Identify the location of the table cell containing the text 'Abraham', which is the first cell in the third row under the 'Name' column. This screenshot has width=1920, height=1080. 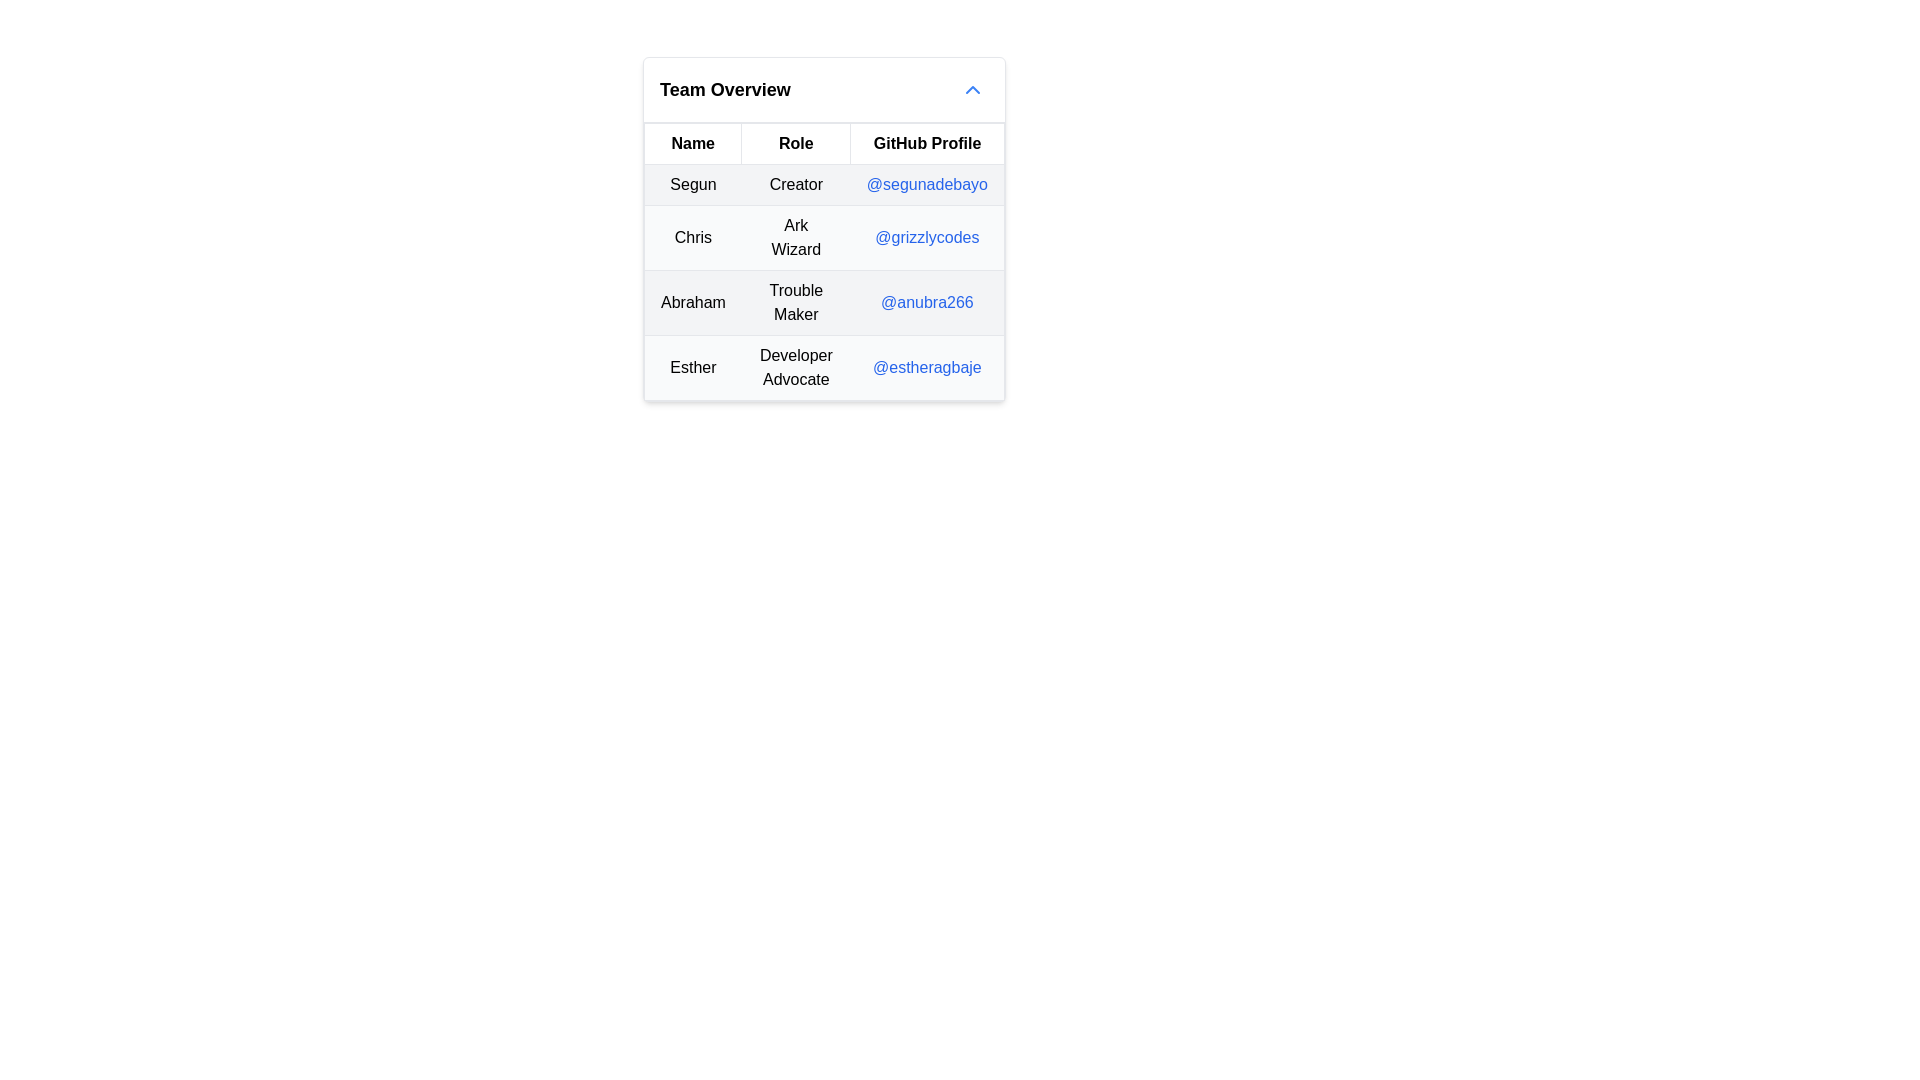
(693, 303).